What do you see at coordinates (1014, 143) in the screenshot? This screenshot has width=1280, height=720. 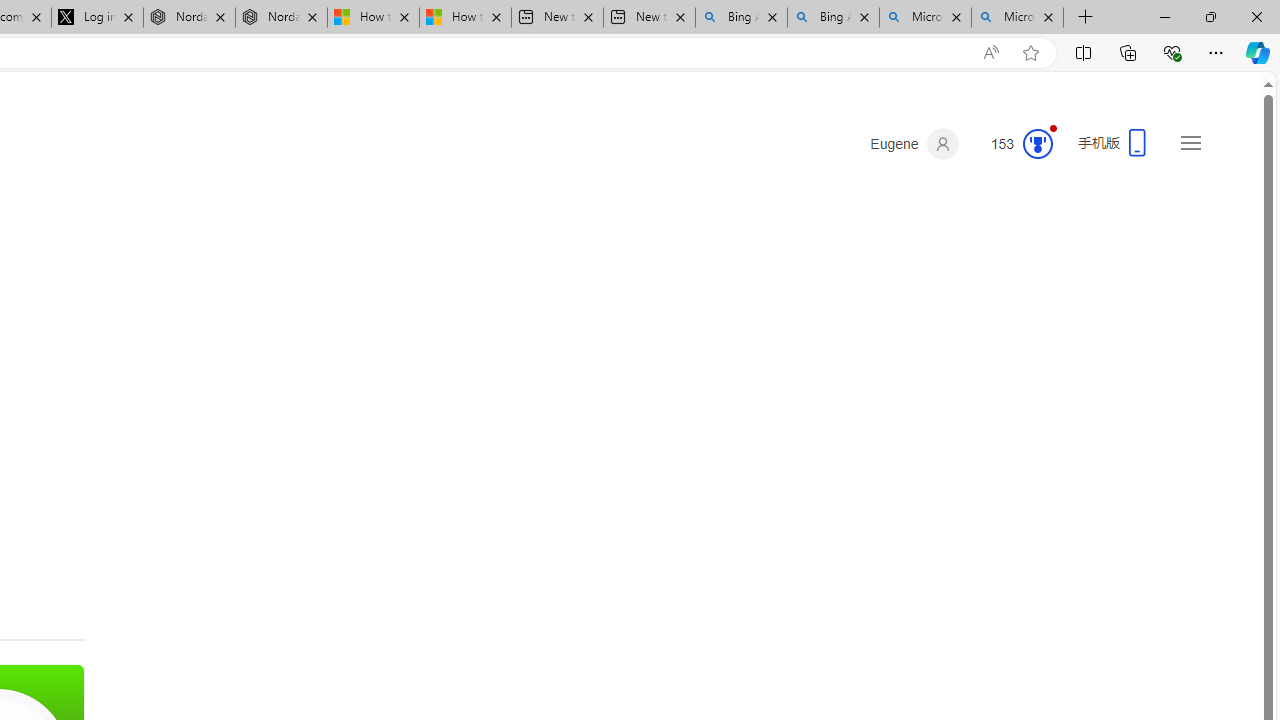 I see `'Microsoft Rewards 153'` at bounding box center [1014, 143].